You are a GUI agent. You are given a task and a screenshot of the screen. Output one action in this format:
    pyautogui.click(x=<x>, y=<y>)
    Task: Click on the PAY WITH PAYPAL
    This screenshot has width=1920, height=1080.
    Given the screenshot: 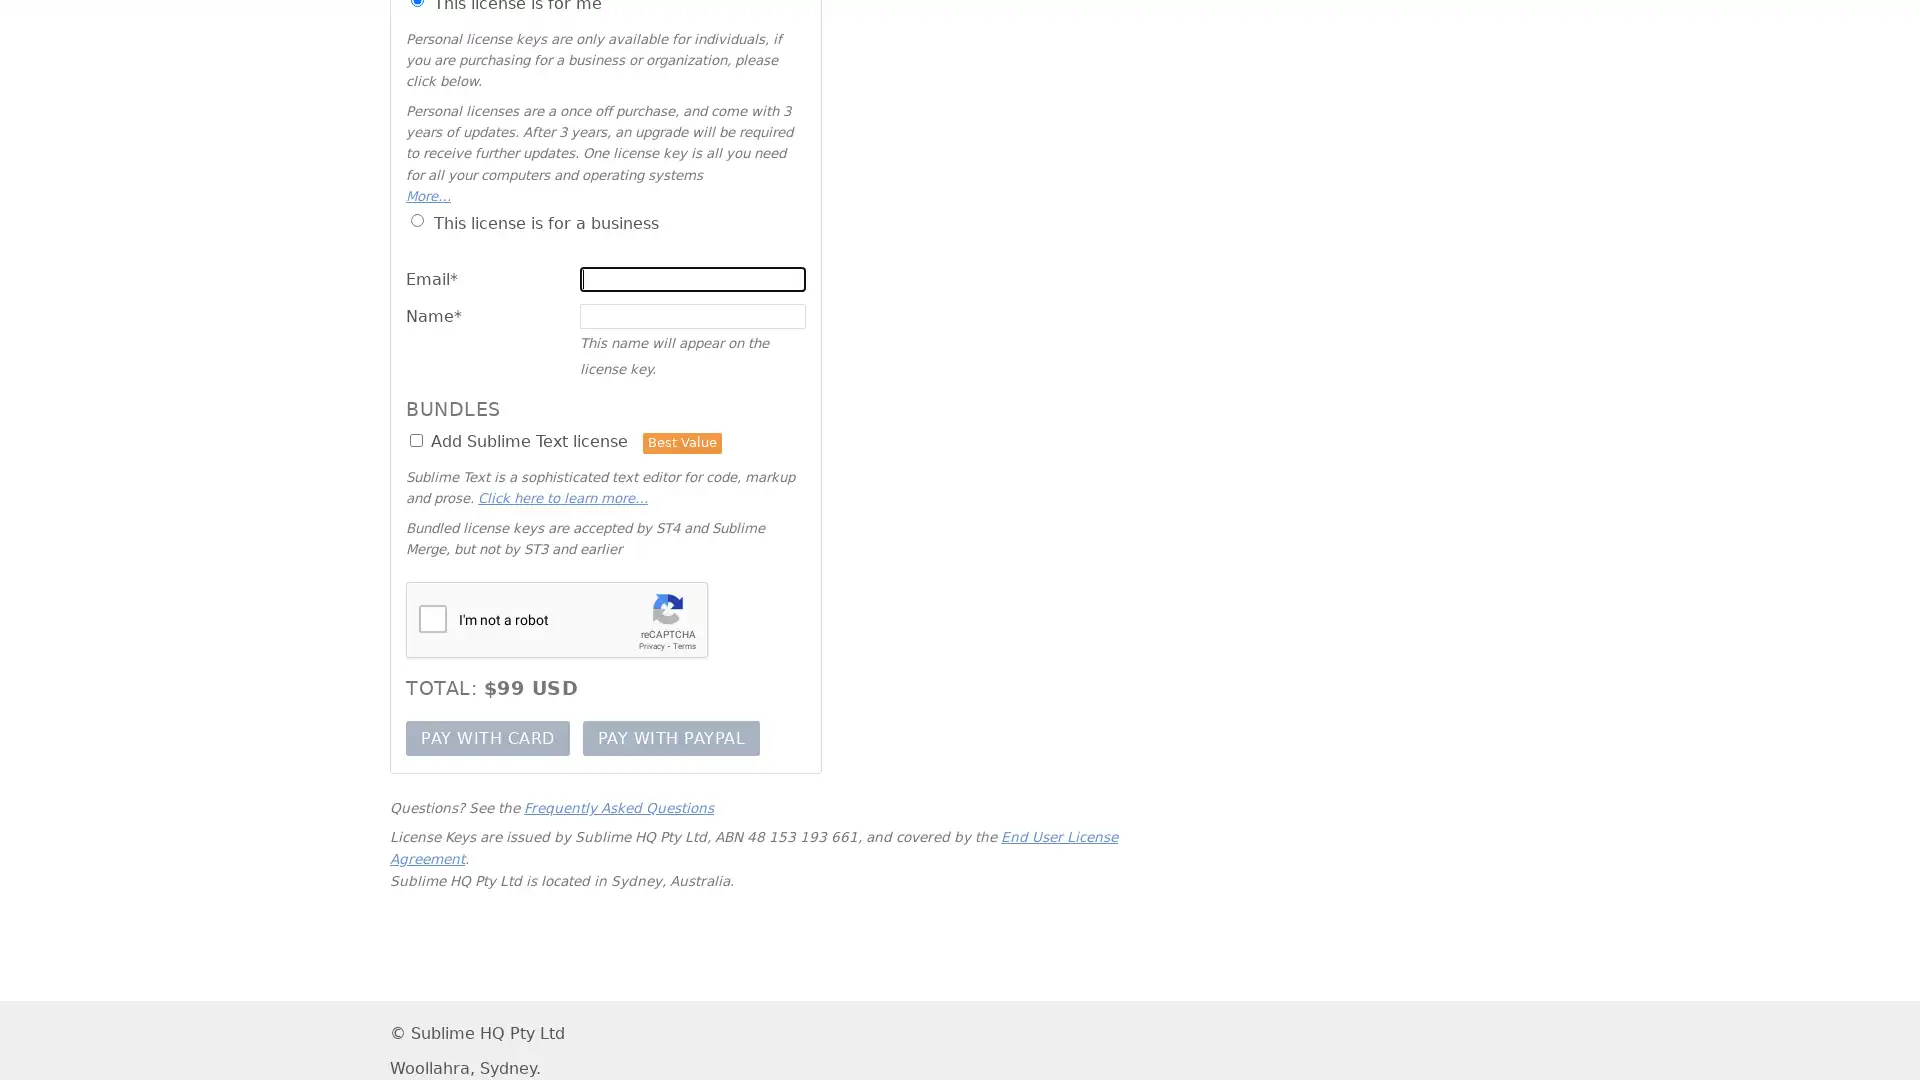 What is the action you would take?
    pyautogui.click(x=671, y=737)
    